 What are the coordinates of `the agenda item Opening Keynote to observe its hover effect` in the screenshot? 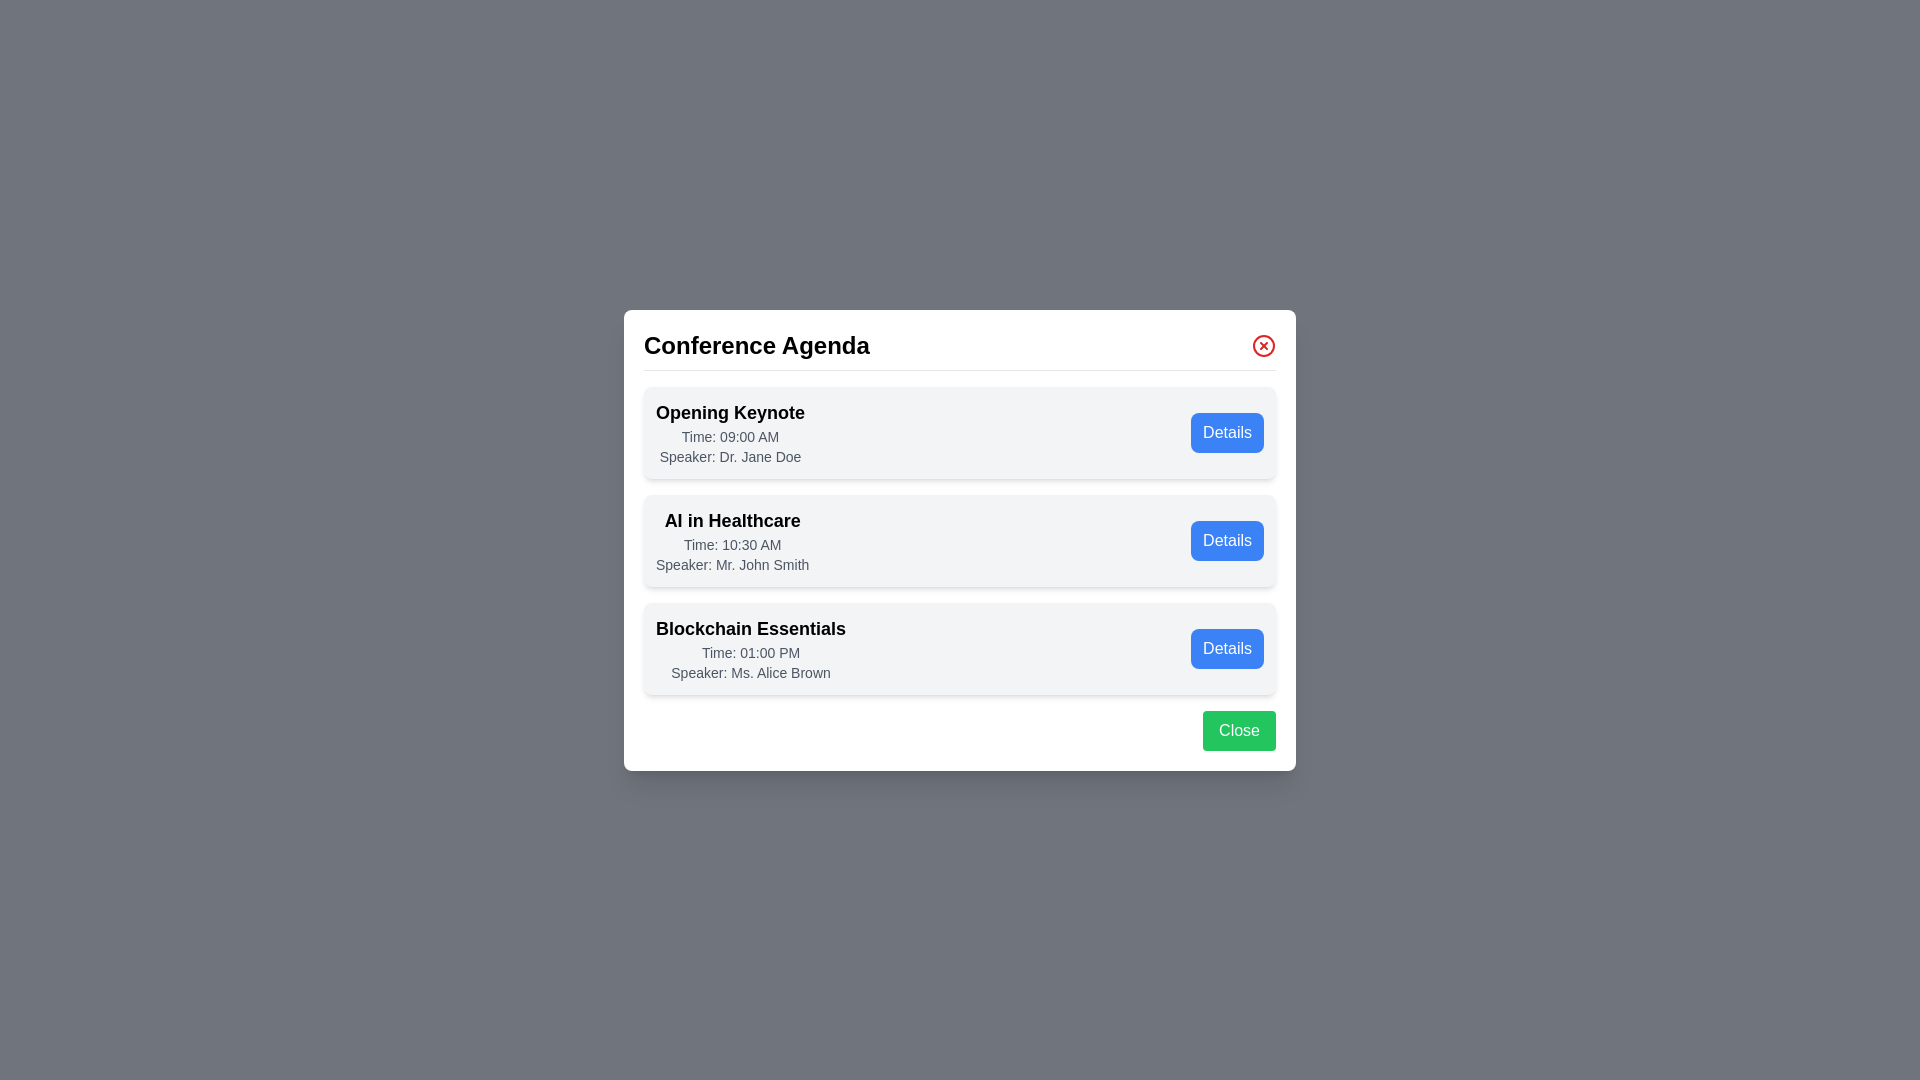 It's located at (960, 431).